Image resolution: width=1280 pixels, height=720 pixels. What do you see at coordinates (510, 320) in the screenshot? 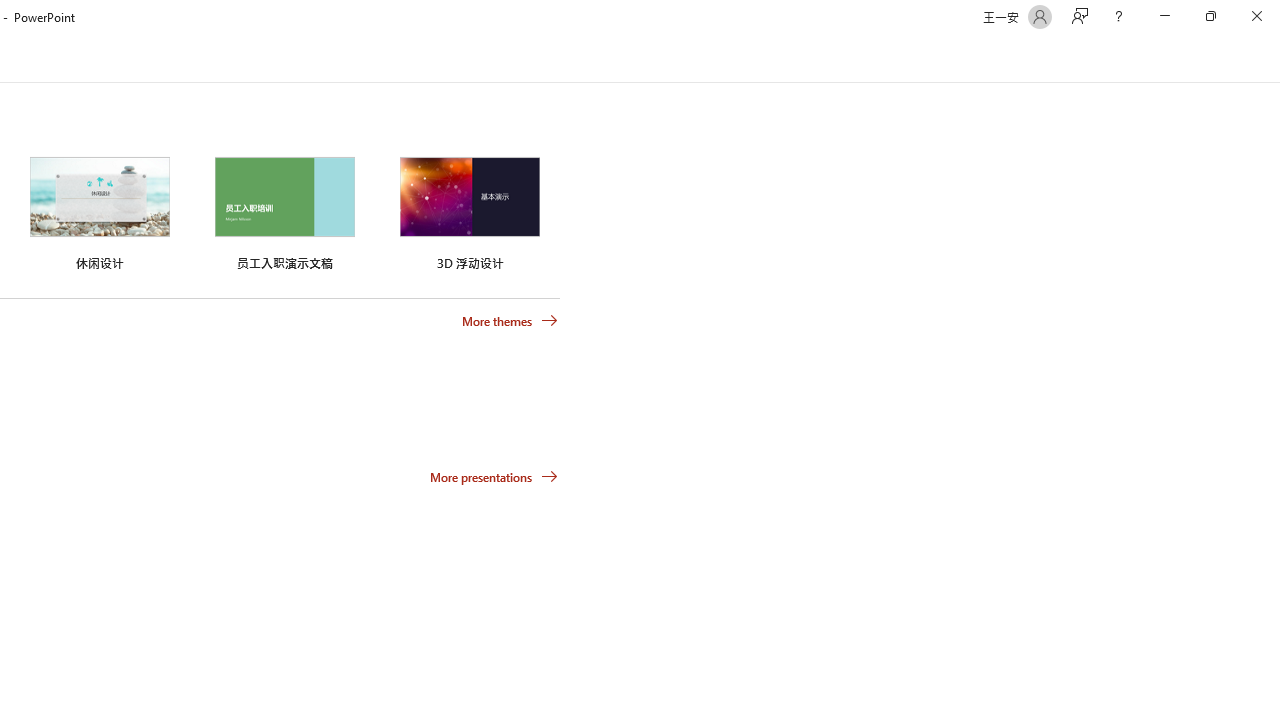
I see `'More themes'` at bounding box center [510, 320].